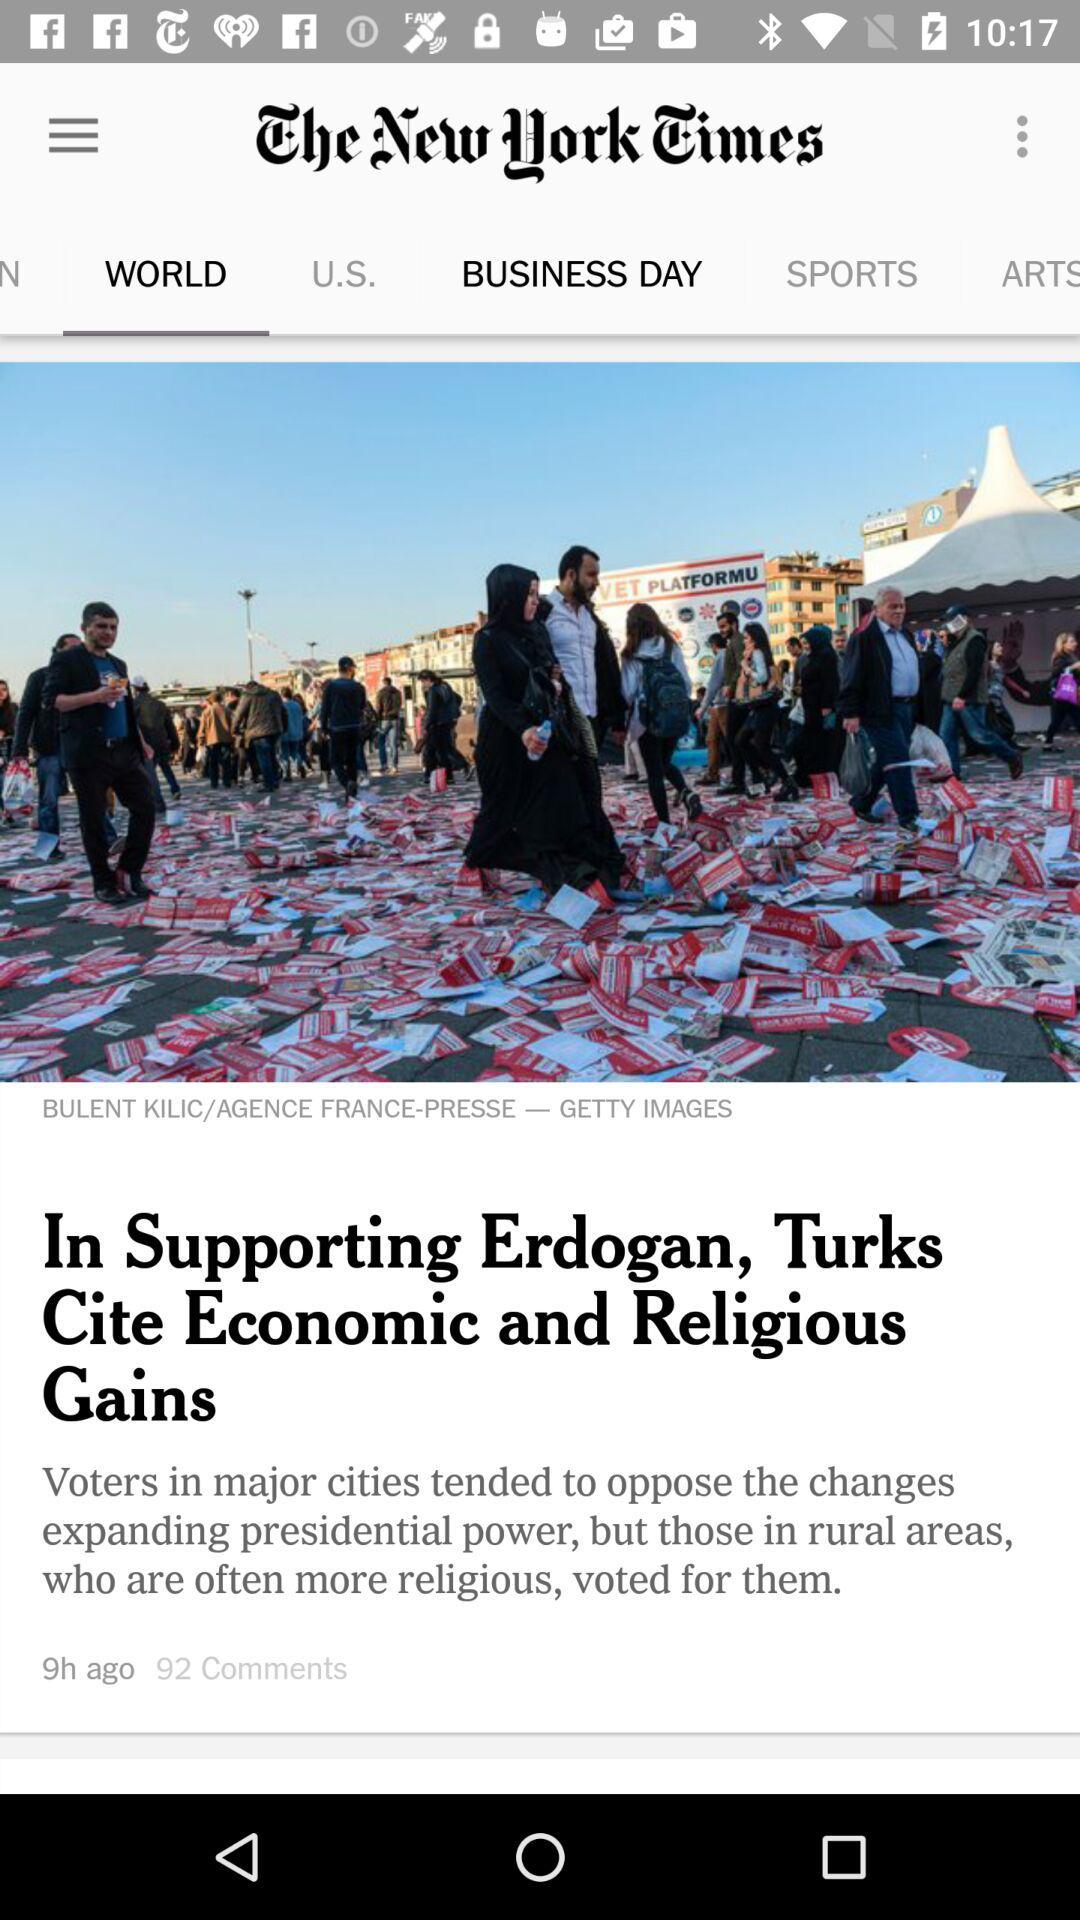 The image size is (1080, 1920). What do you see at coordinates (993, 272) in the screenshot?
I see `icon to the left of new york` at bounding box center [993, 272].